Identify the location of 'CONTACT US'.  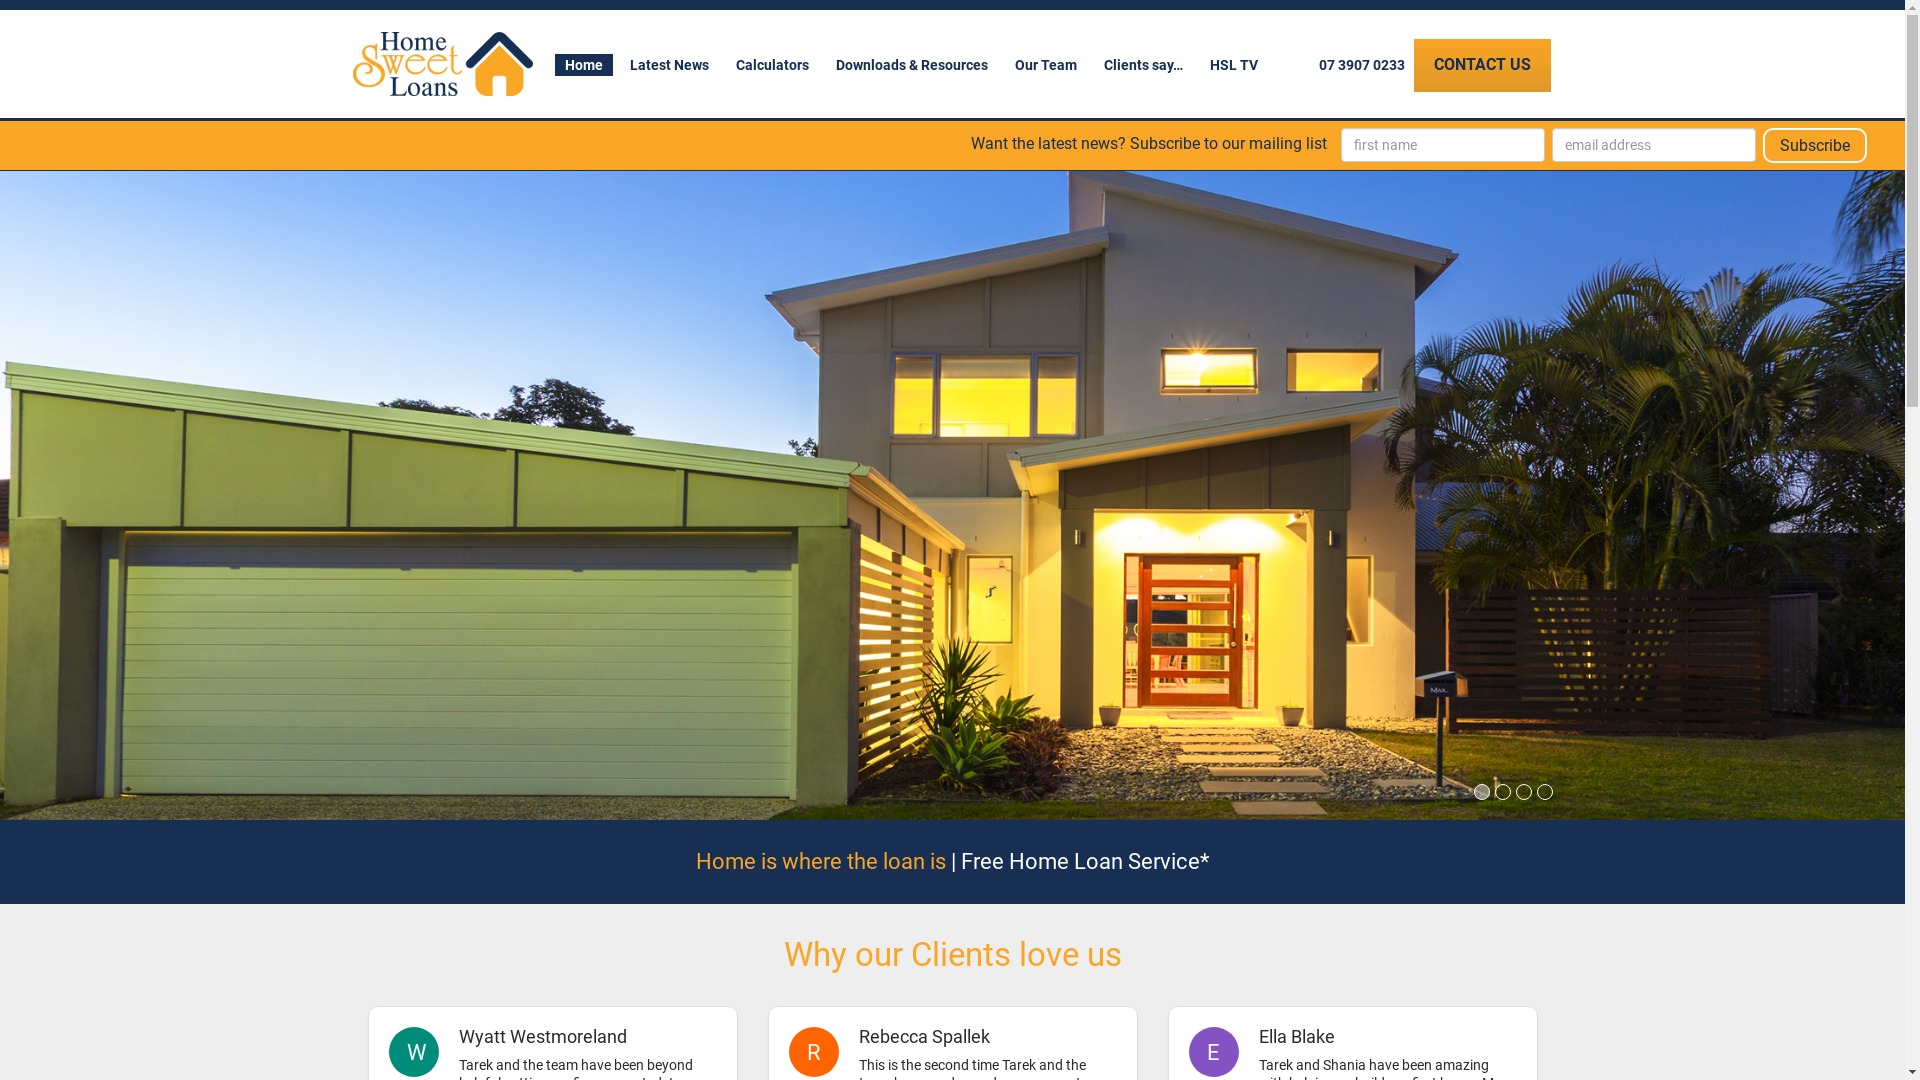
(1482, 64).